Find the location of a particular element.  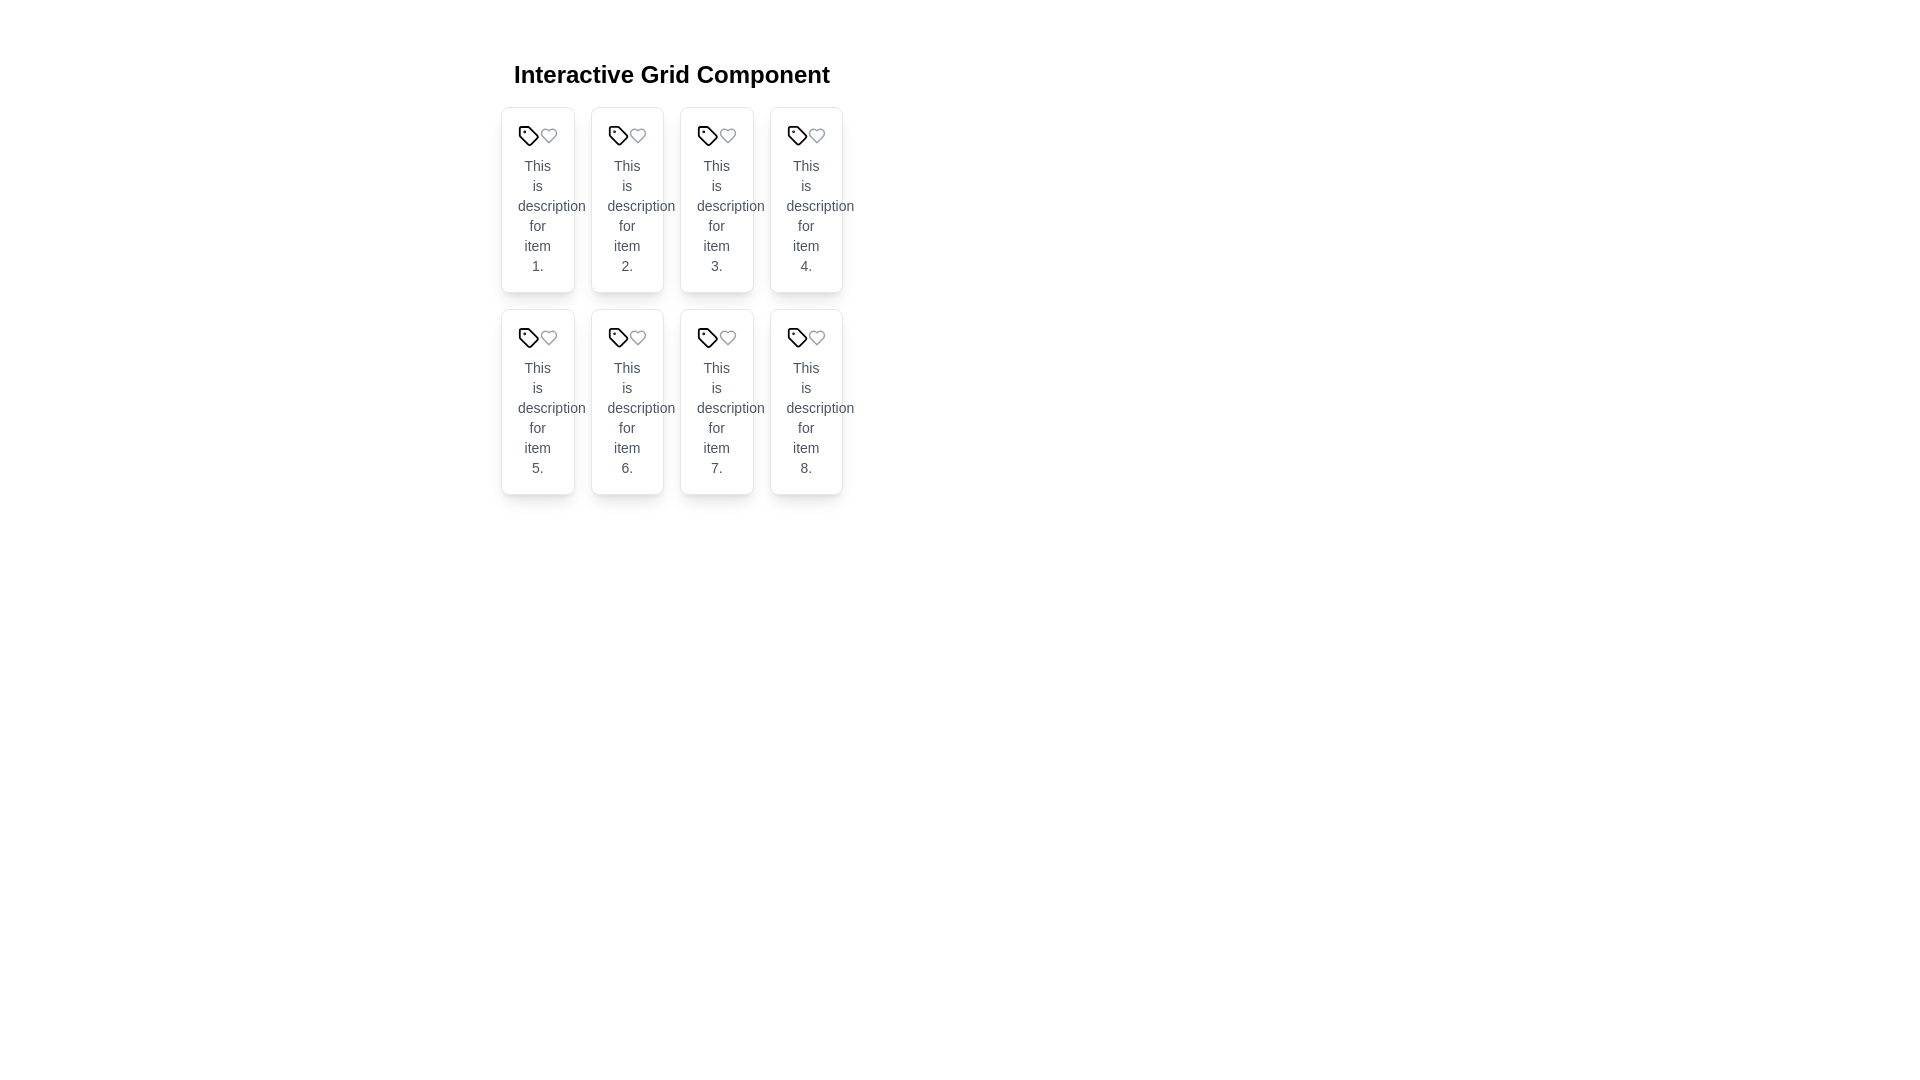

the heart-shaped icon is located at coordinates (548, 337).